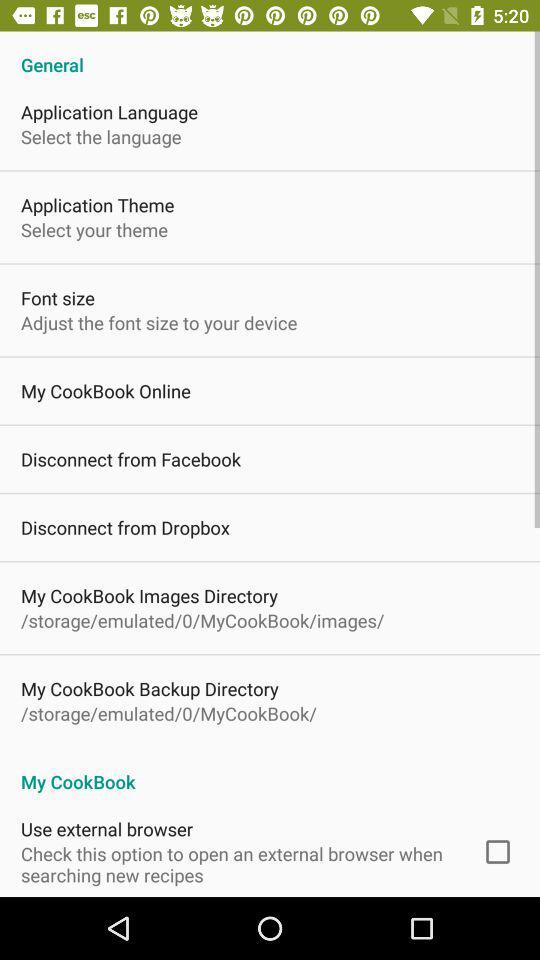  I want to click on application theme, so click(96, 205).